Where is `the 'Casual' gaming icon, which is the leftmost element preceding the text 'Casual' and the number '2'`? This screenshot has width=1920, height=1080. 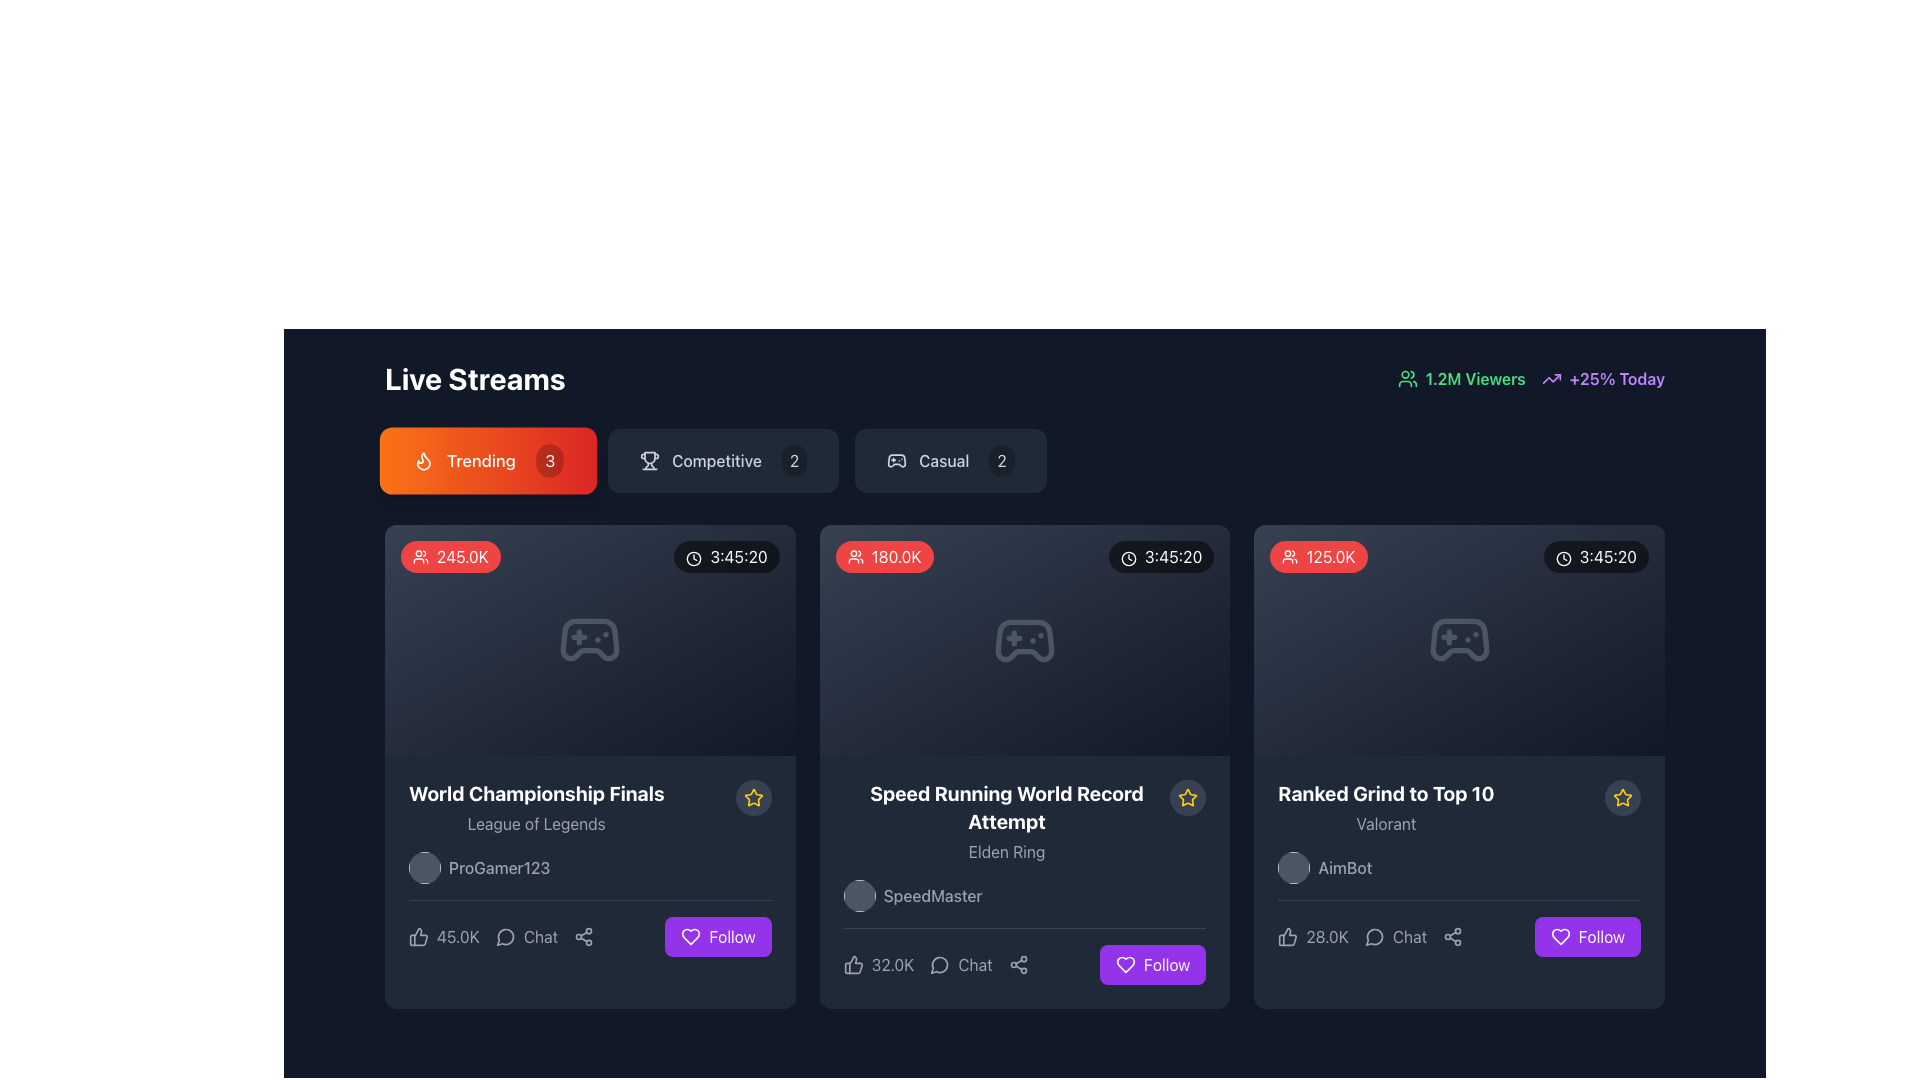
the 'Casual' gaming icon, which is the leftmost element preceding the text 'Casual' and the number '2' is located at coordinates (896, 461).